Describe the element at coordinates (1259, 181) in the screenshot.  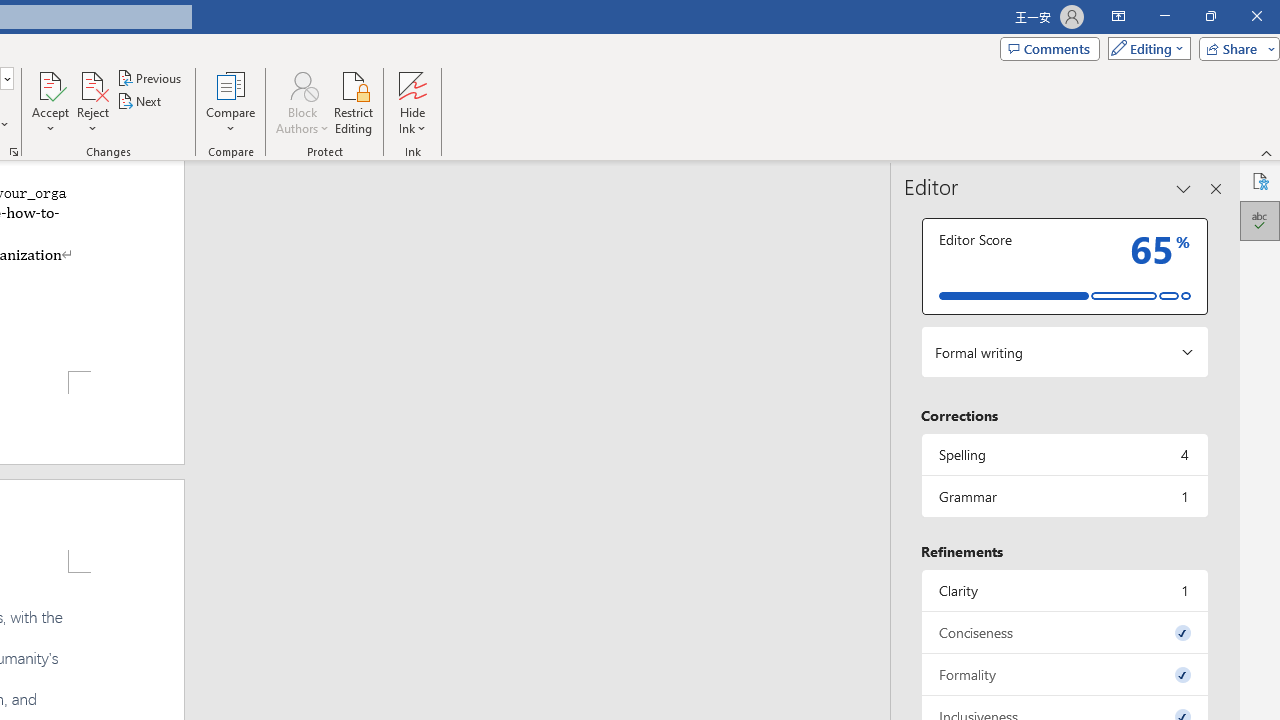
I see `'Accessibility'` at that location.